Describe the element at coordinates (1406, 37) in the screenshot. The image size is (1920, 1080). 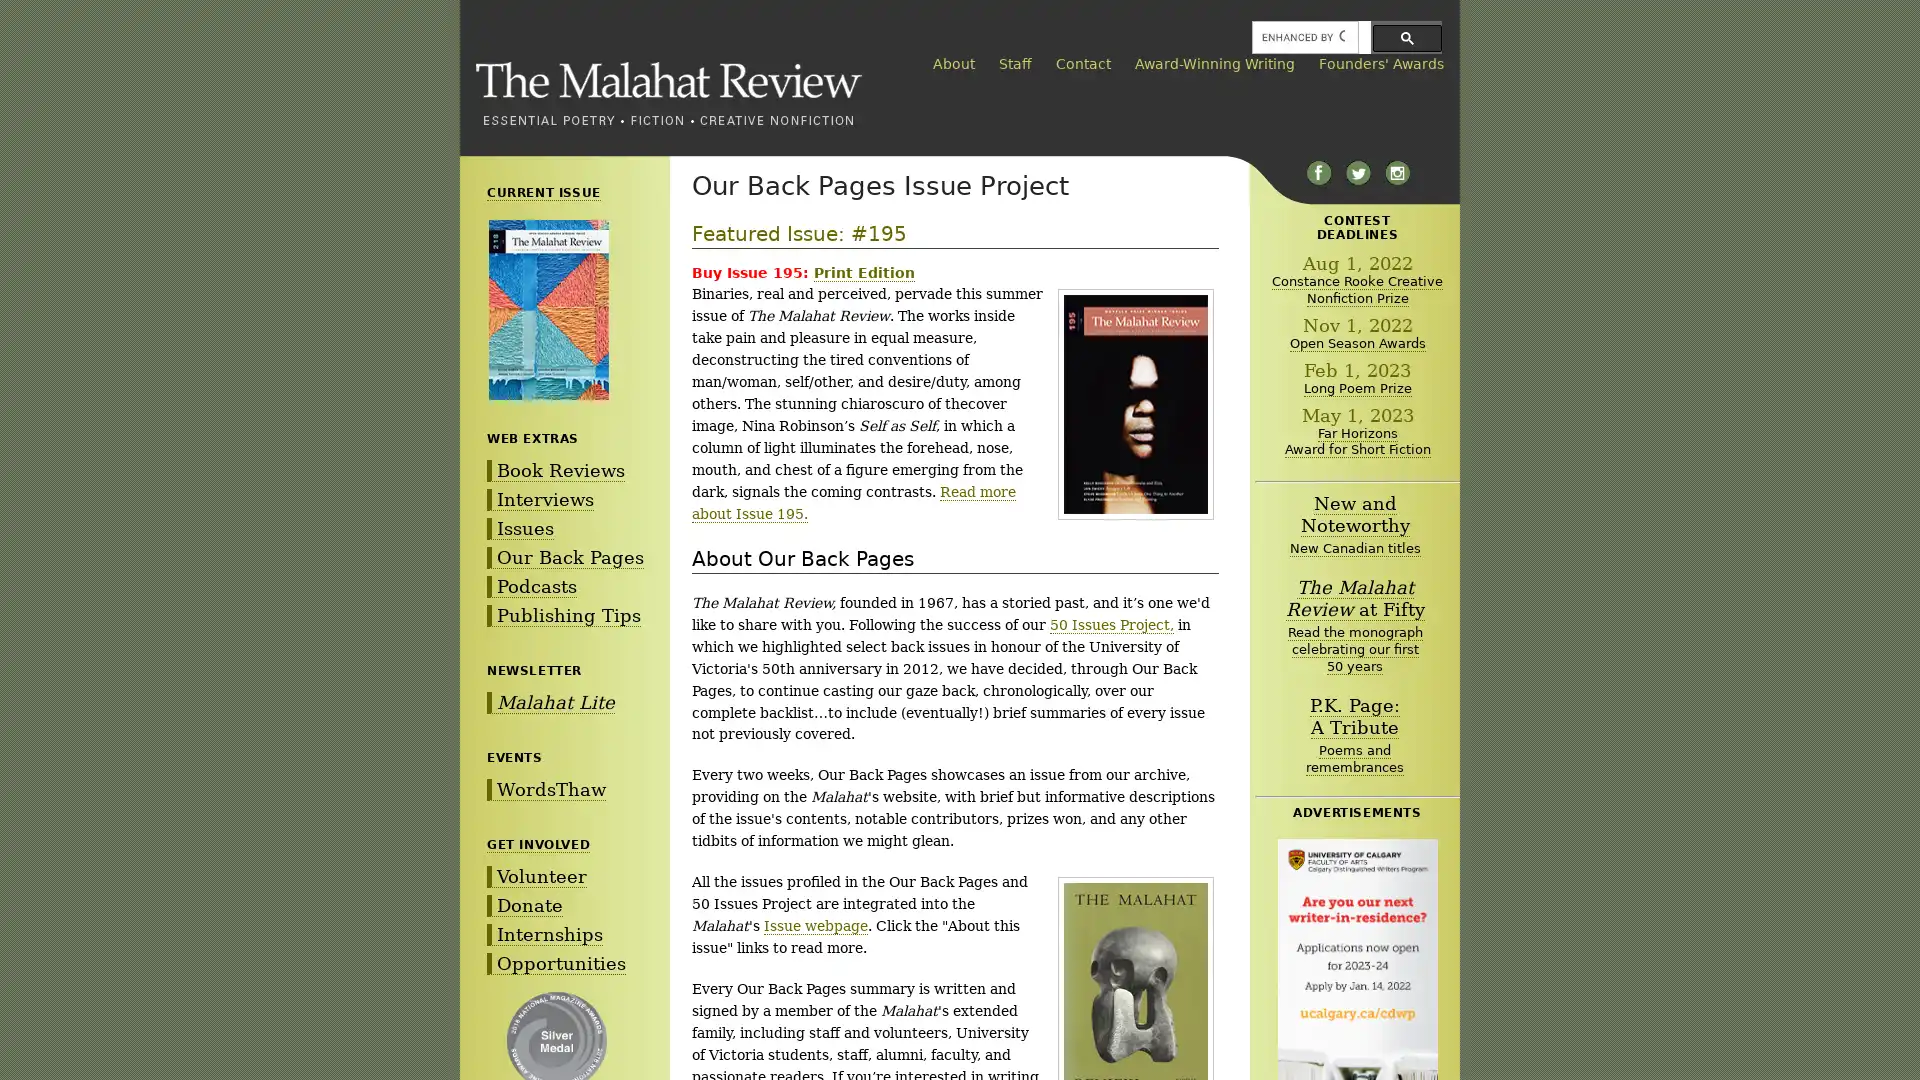
I see `search` at that location.